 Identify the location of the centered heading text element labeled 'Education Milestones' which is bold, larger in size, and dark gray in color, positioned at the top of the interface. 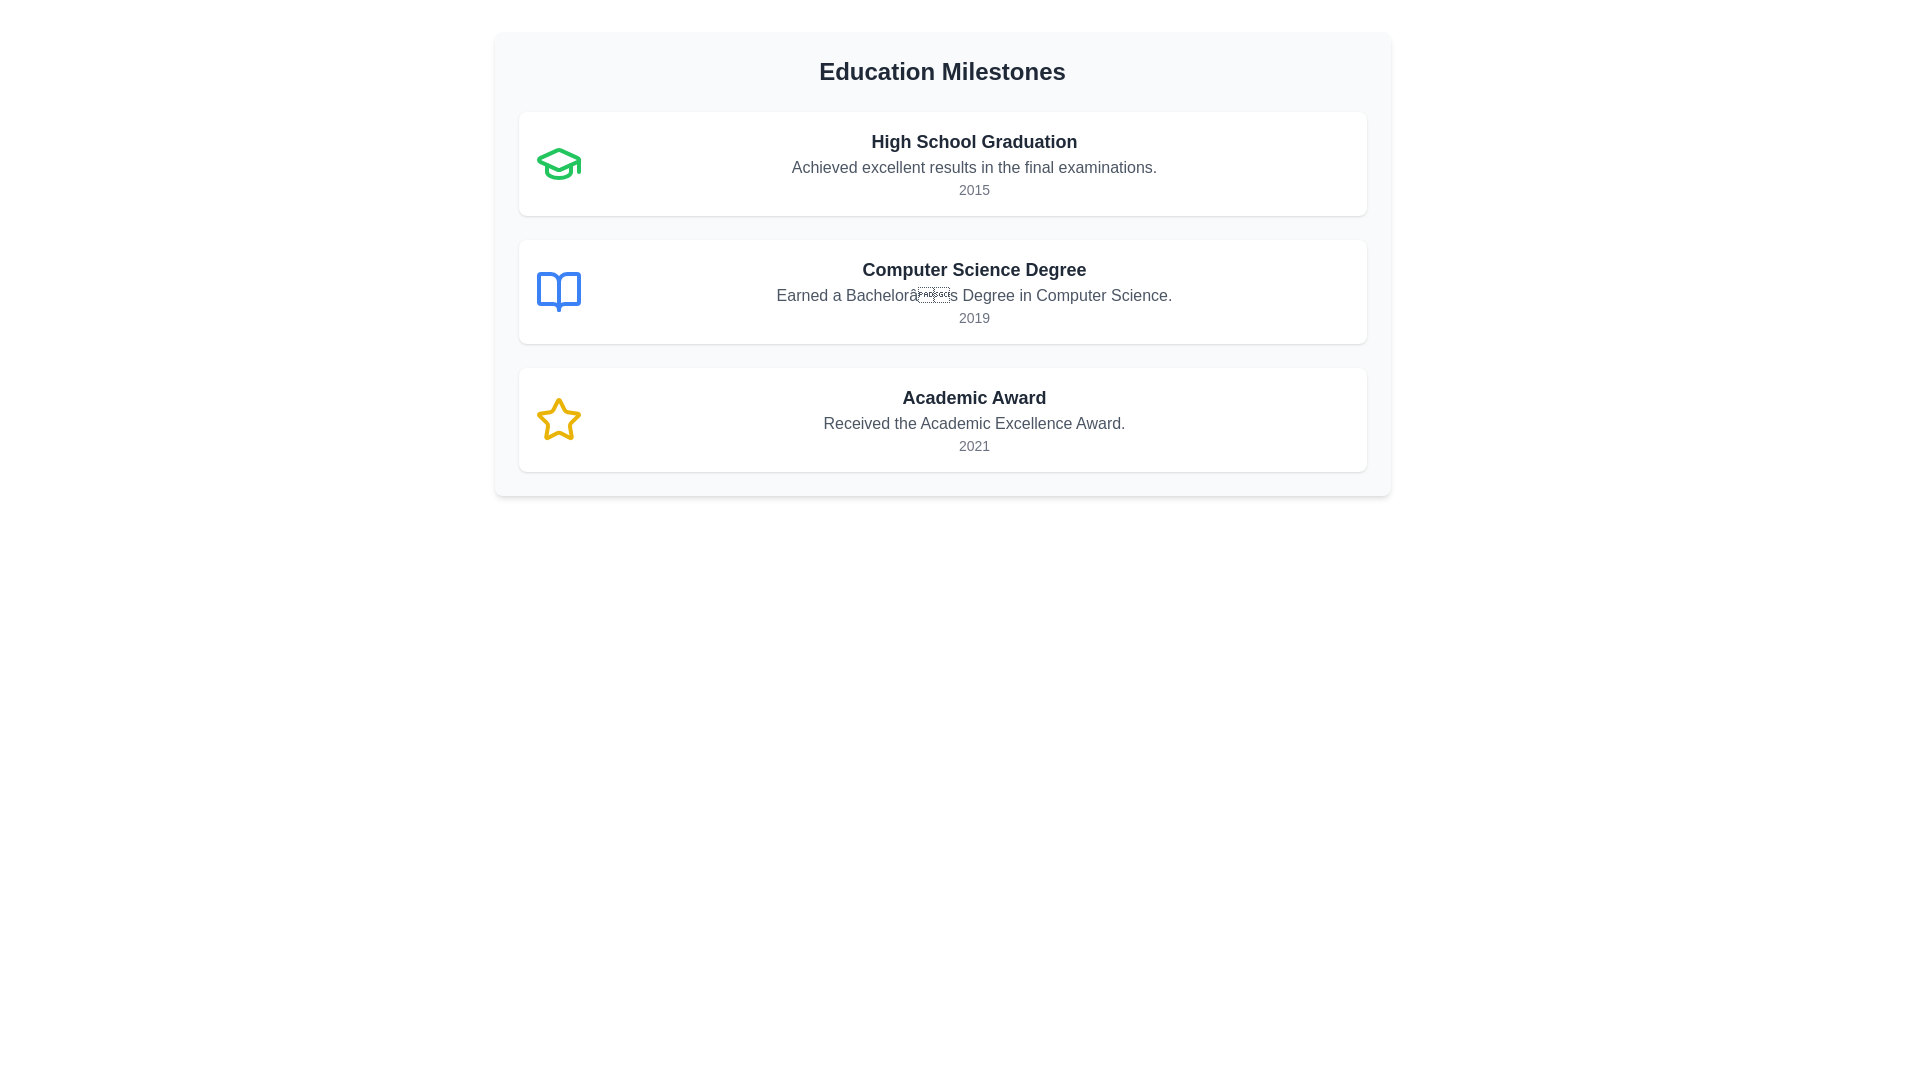
(941, 71).